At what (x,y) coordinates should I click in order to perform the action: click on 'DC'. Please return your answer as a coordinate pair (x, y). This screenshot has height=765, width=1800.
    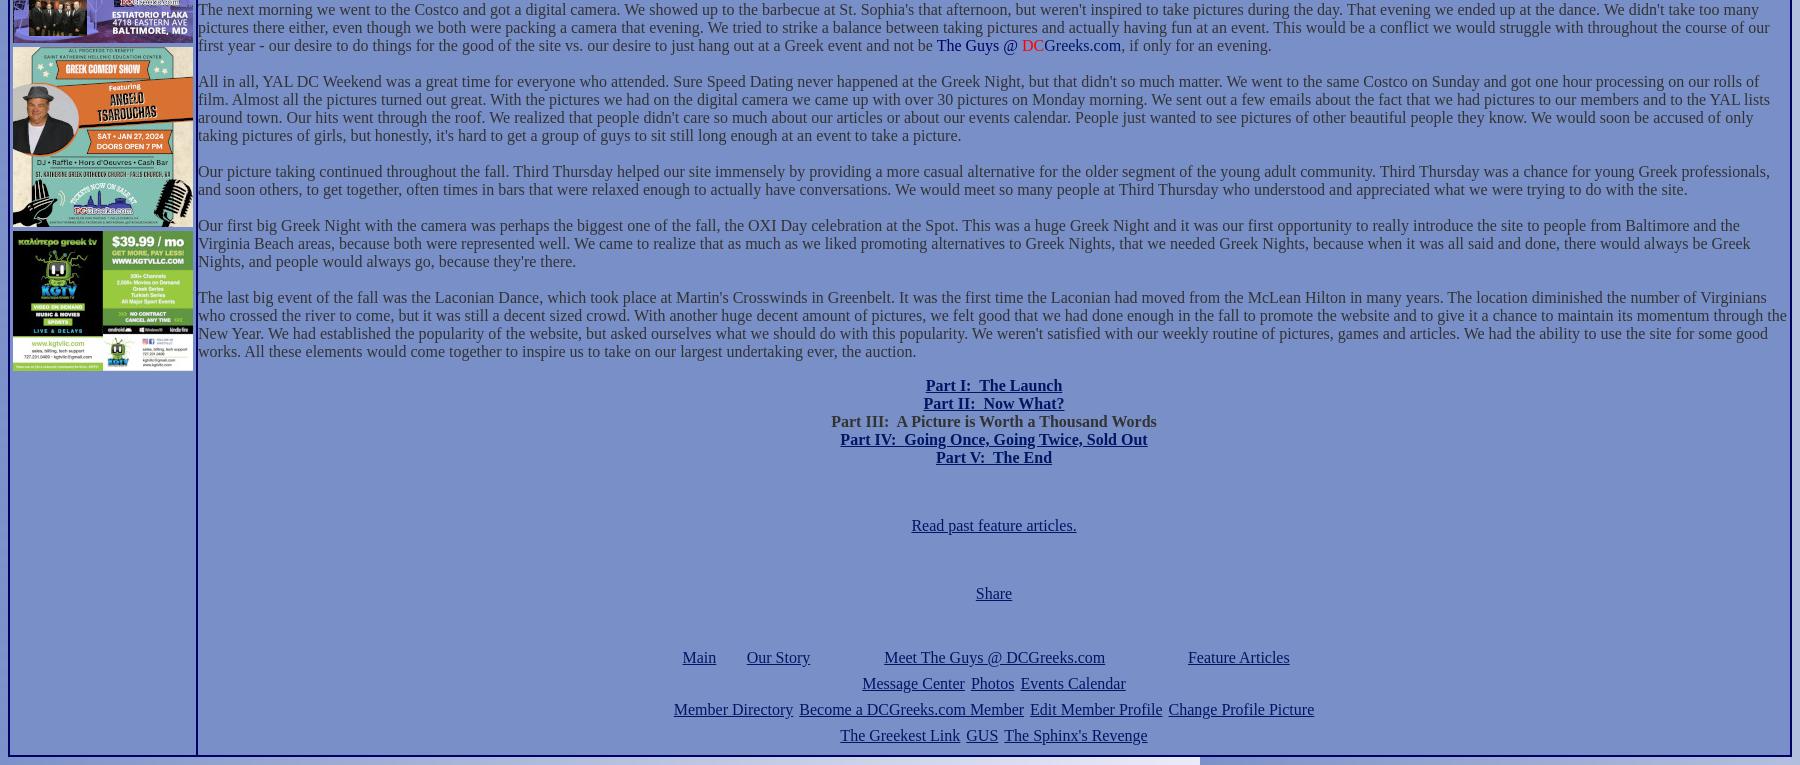
    Looking at the image, I should click on (1033, 45).